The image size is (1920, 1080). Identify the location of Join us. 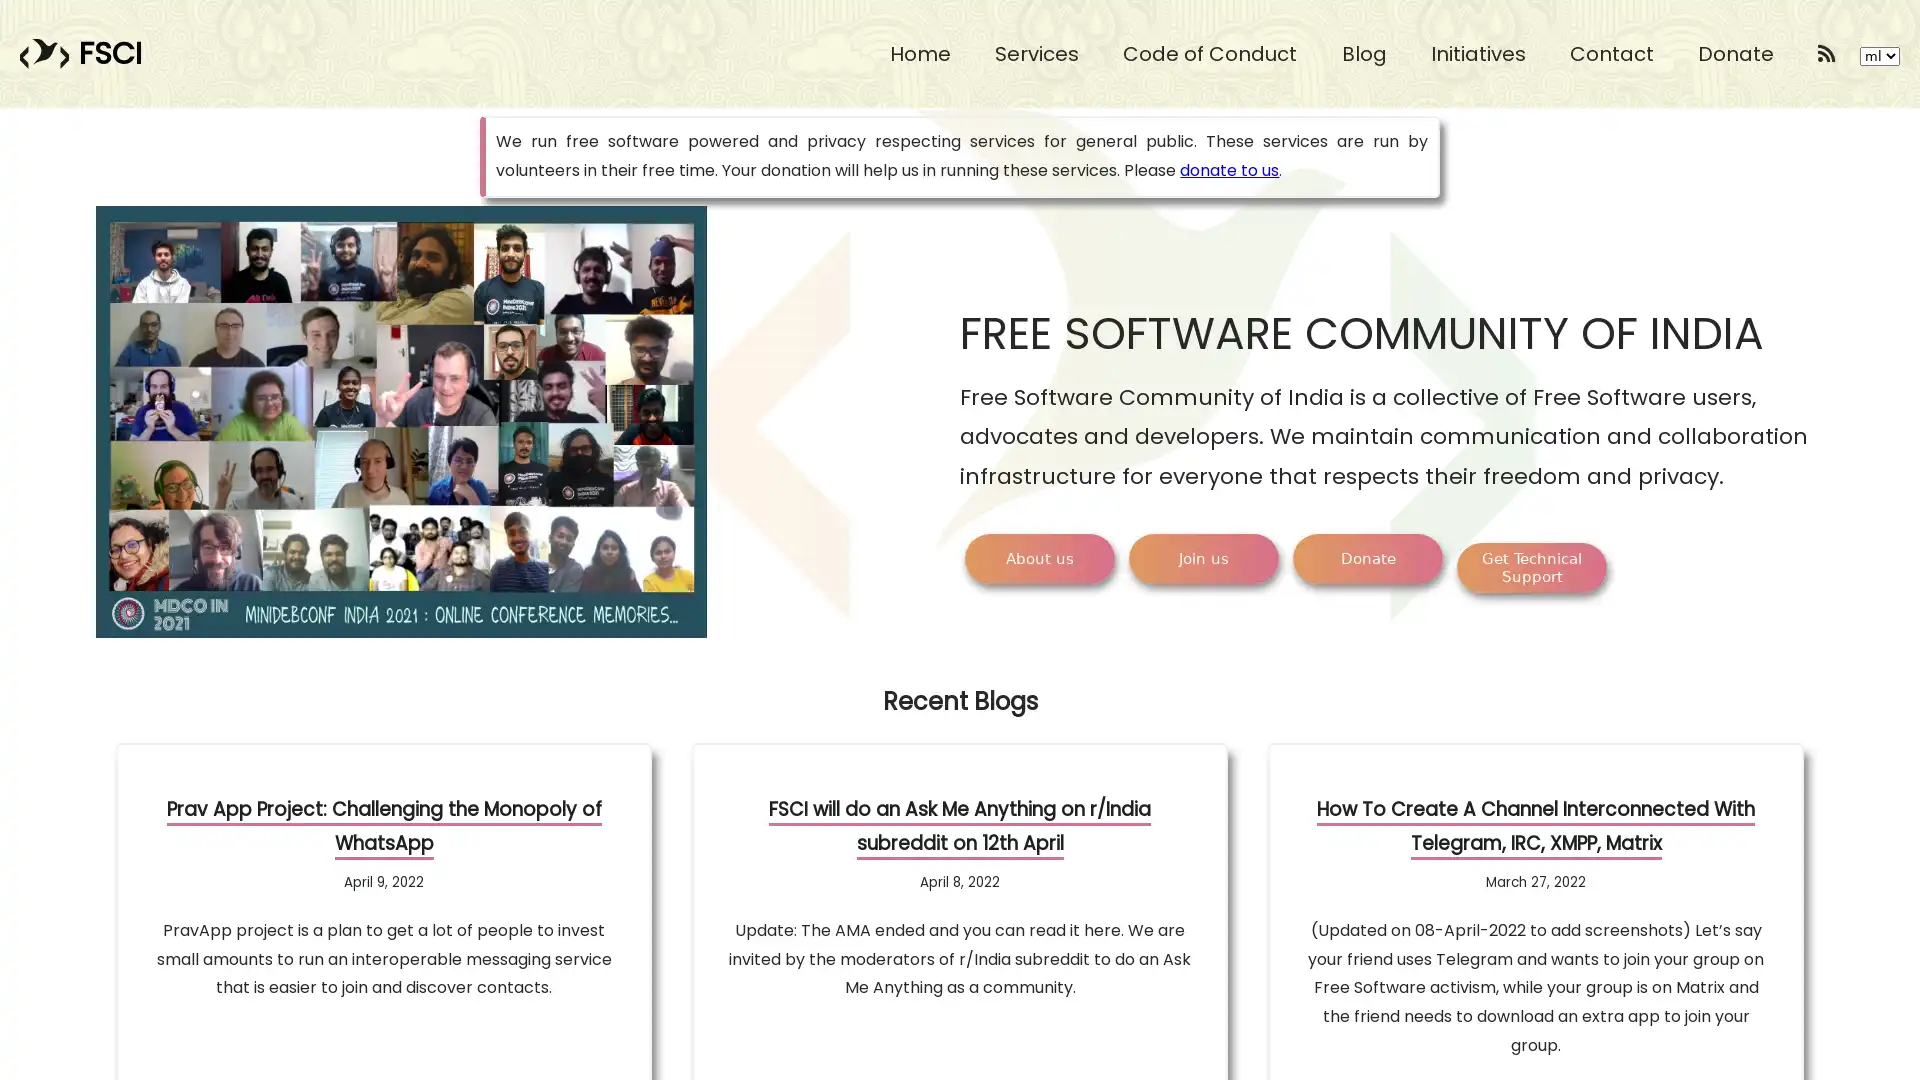
(1203, 558).